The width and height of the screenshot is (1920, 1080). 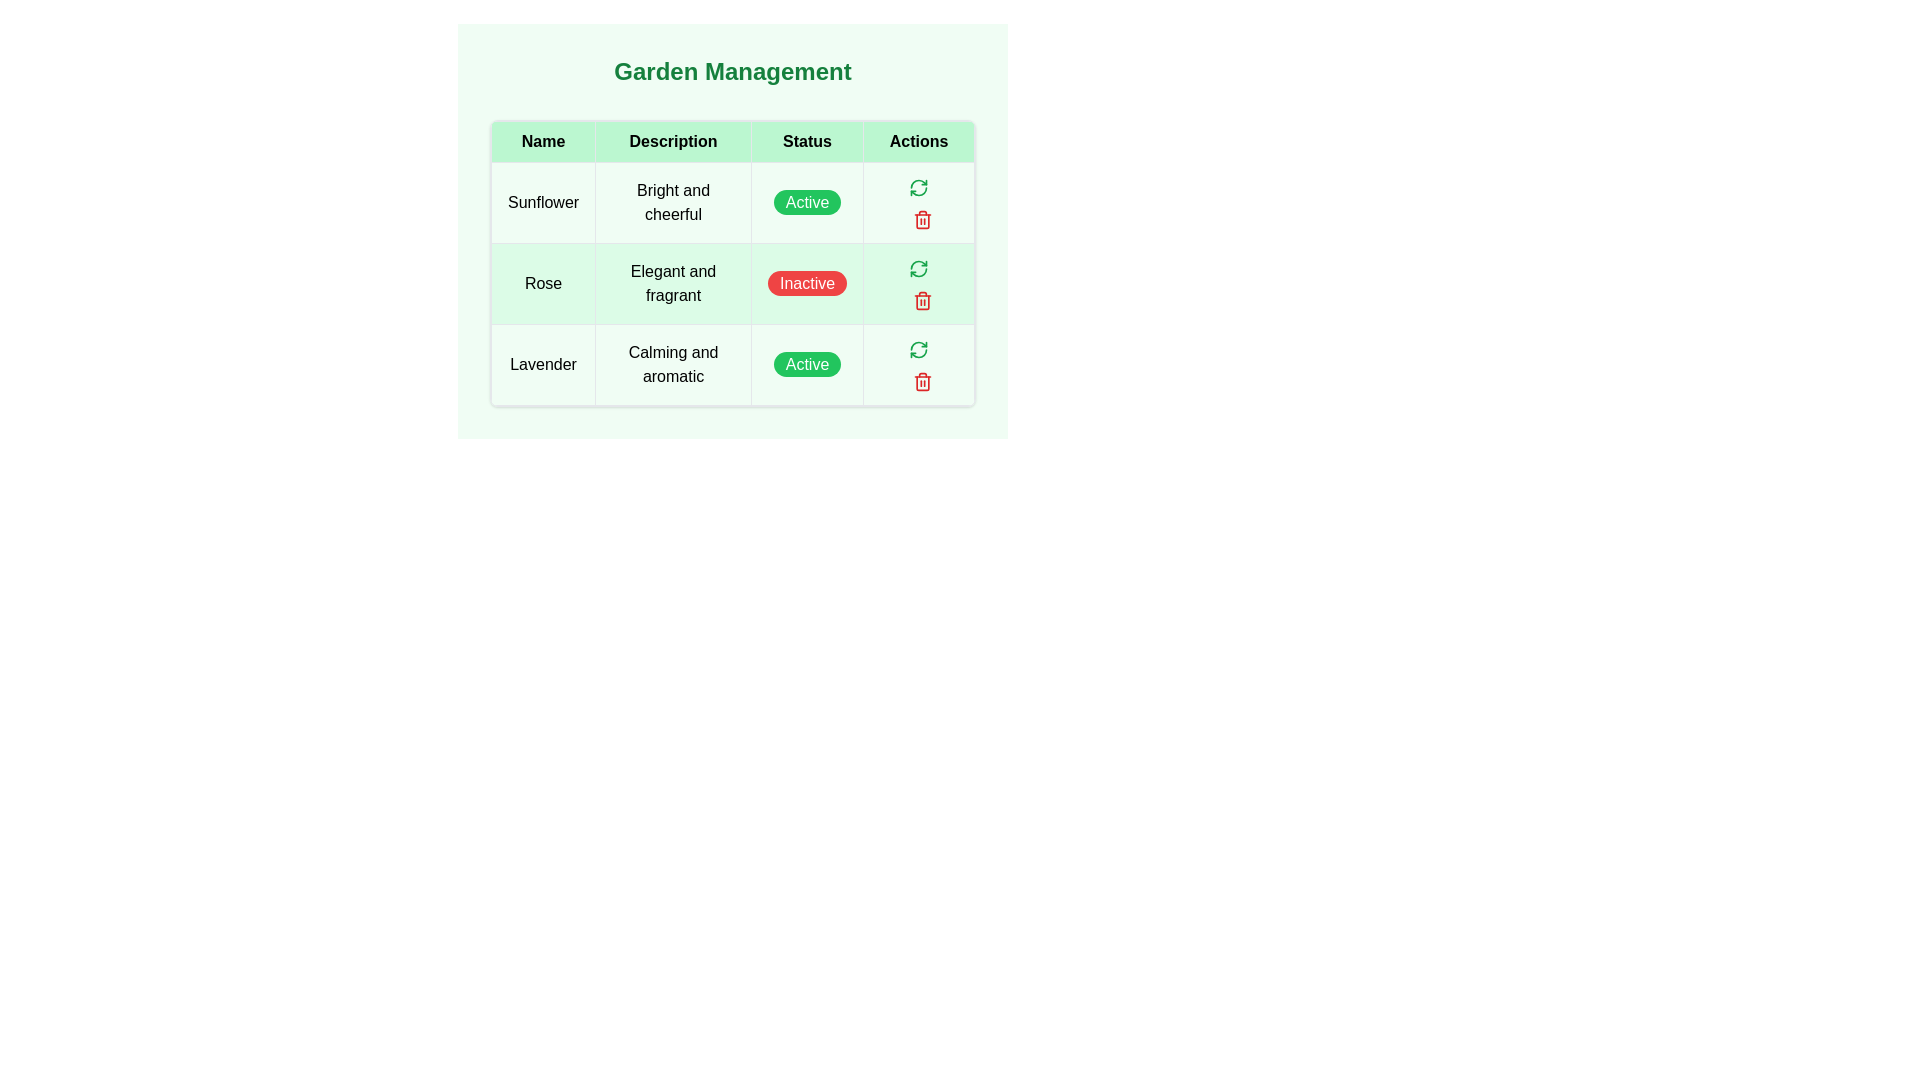 I want to click on the static text field labeled 'Elegant and fragrant' that is located in the second row of the table under the 'Description' column, so click(x=673, y=284).